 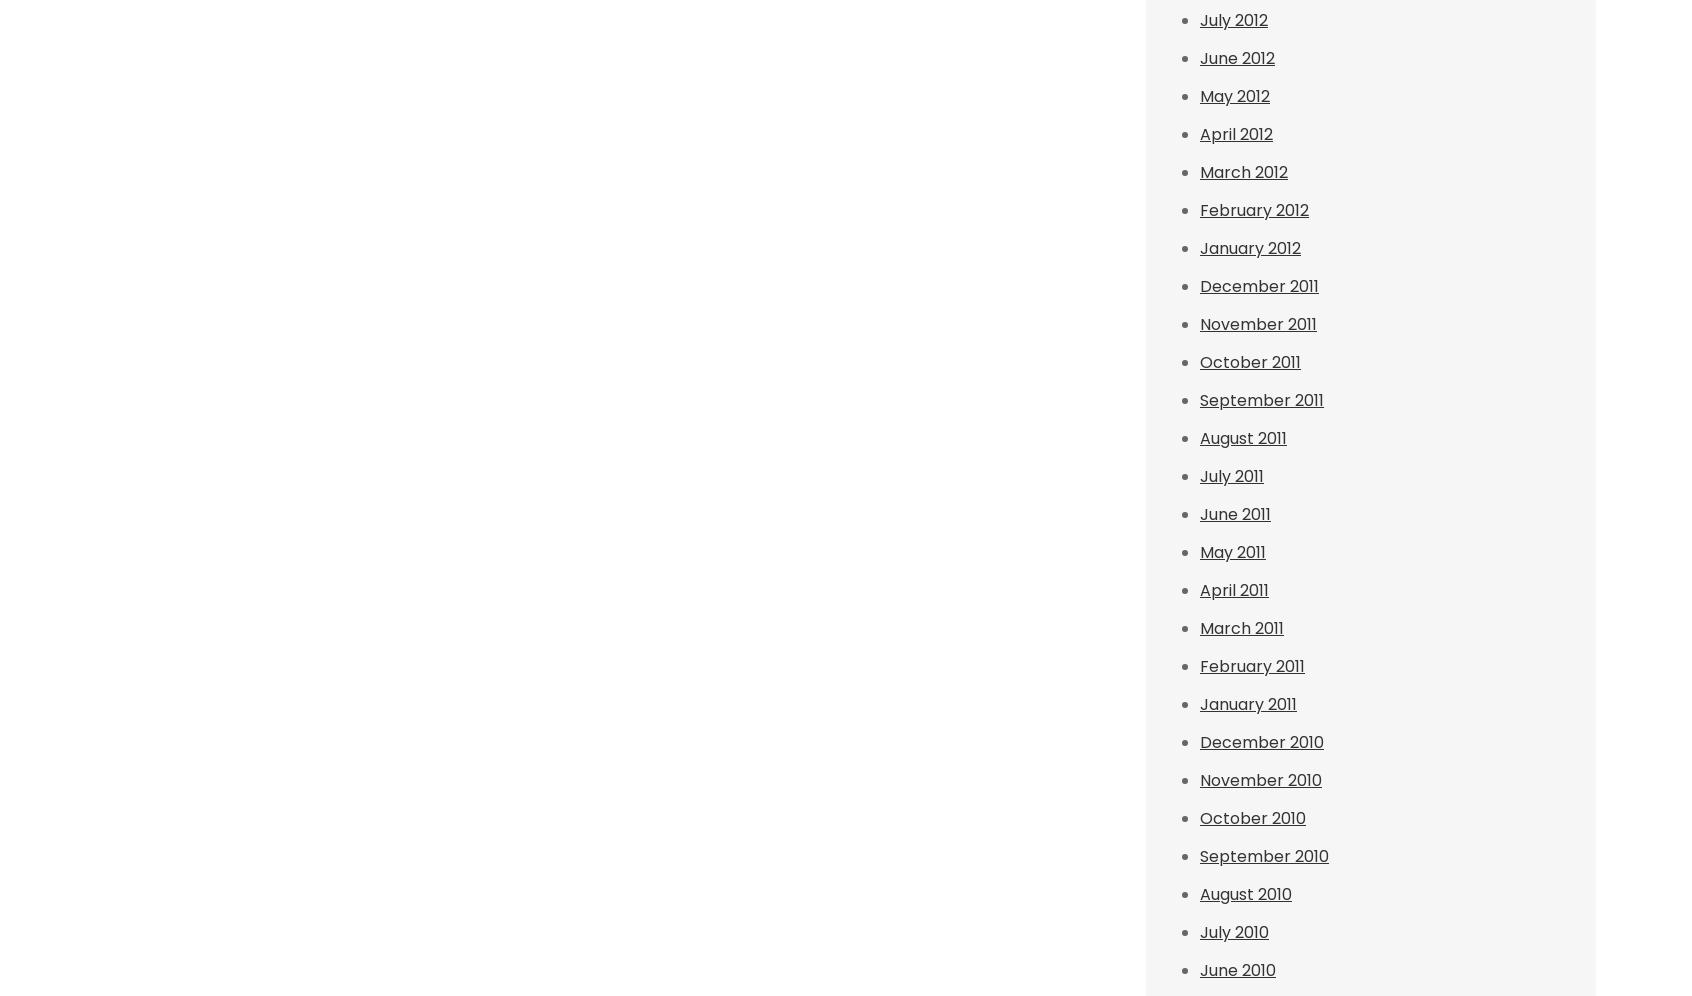 What do you see at coordinates (1234, 590) in the screenshot?
I see `'April 2011'` at bounding box center [1234, 590].